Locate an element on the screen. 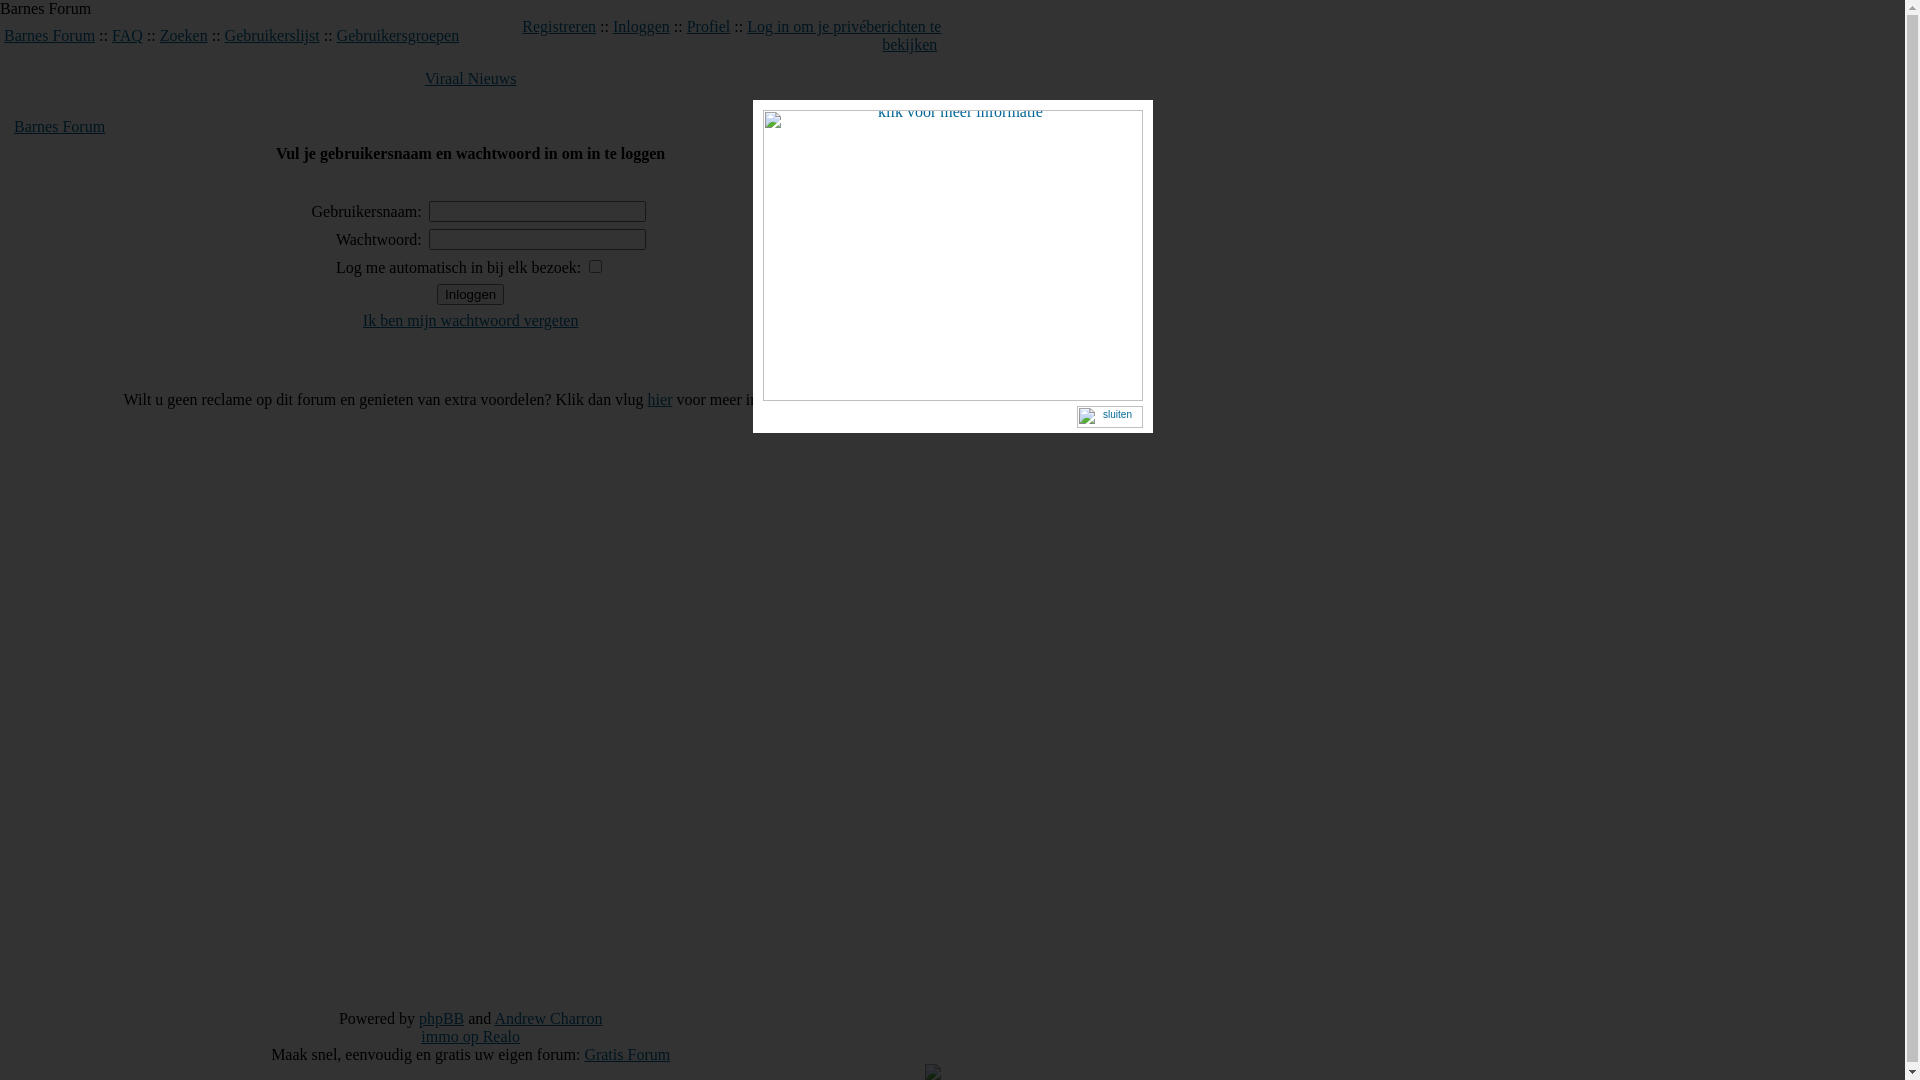 The width and height of the screenshot is (1920, 1080). 'Registreren' is located at coordinates (558, 26).